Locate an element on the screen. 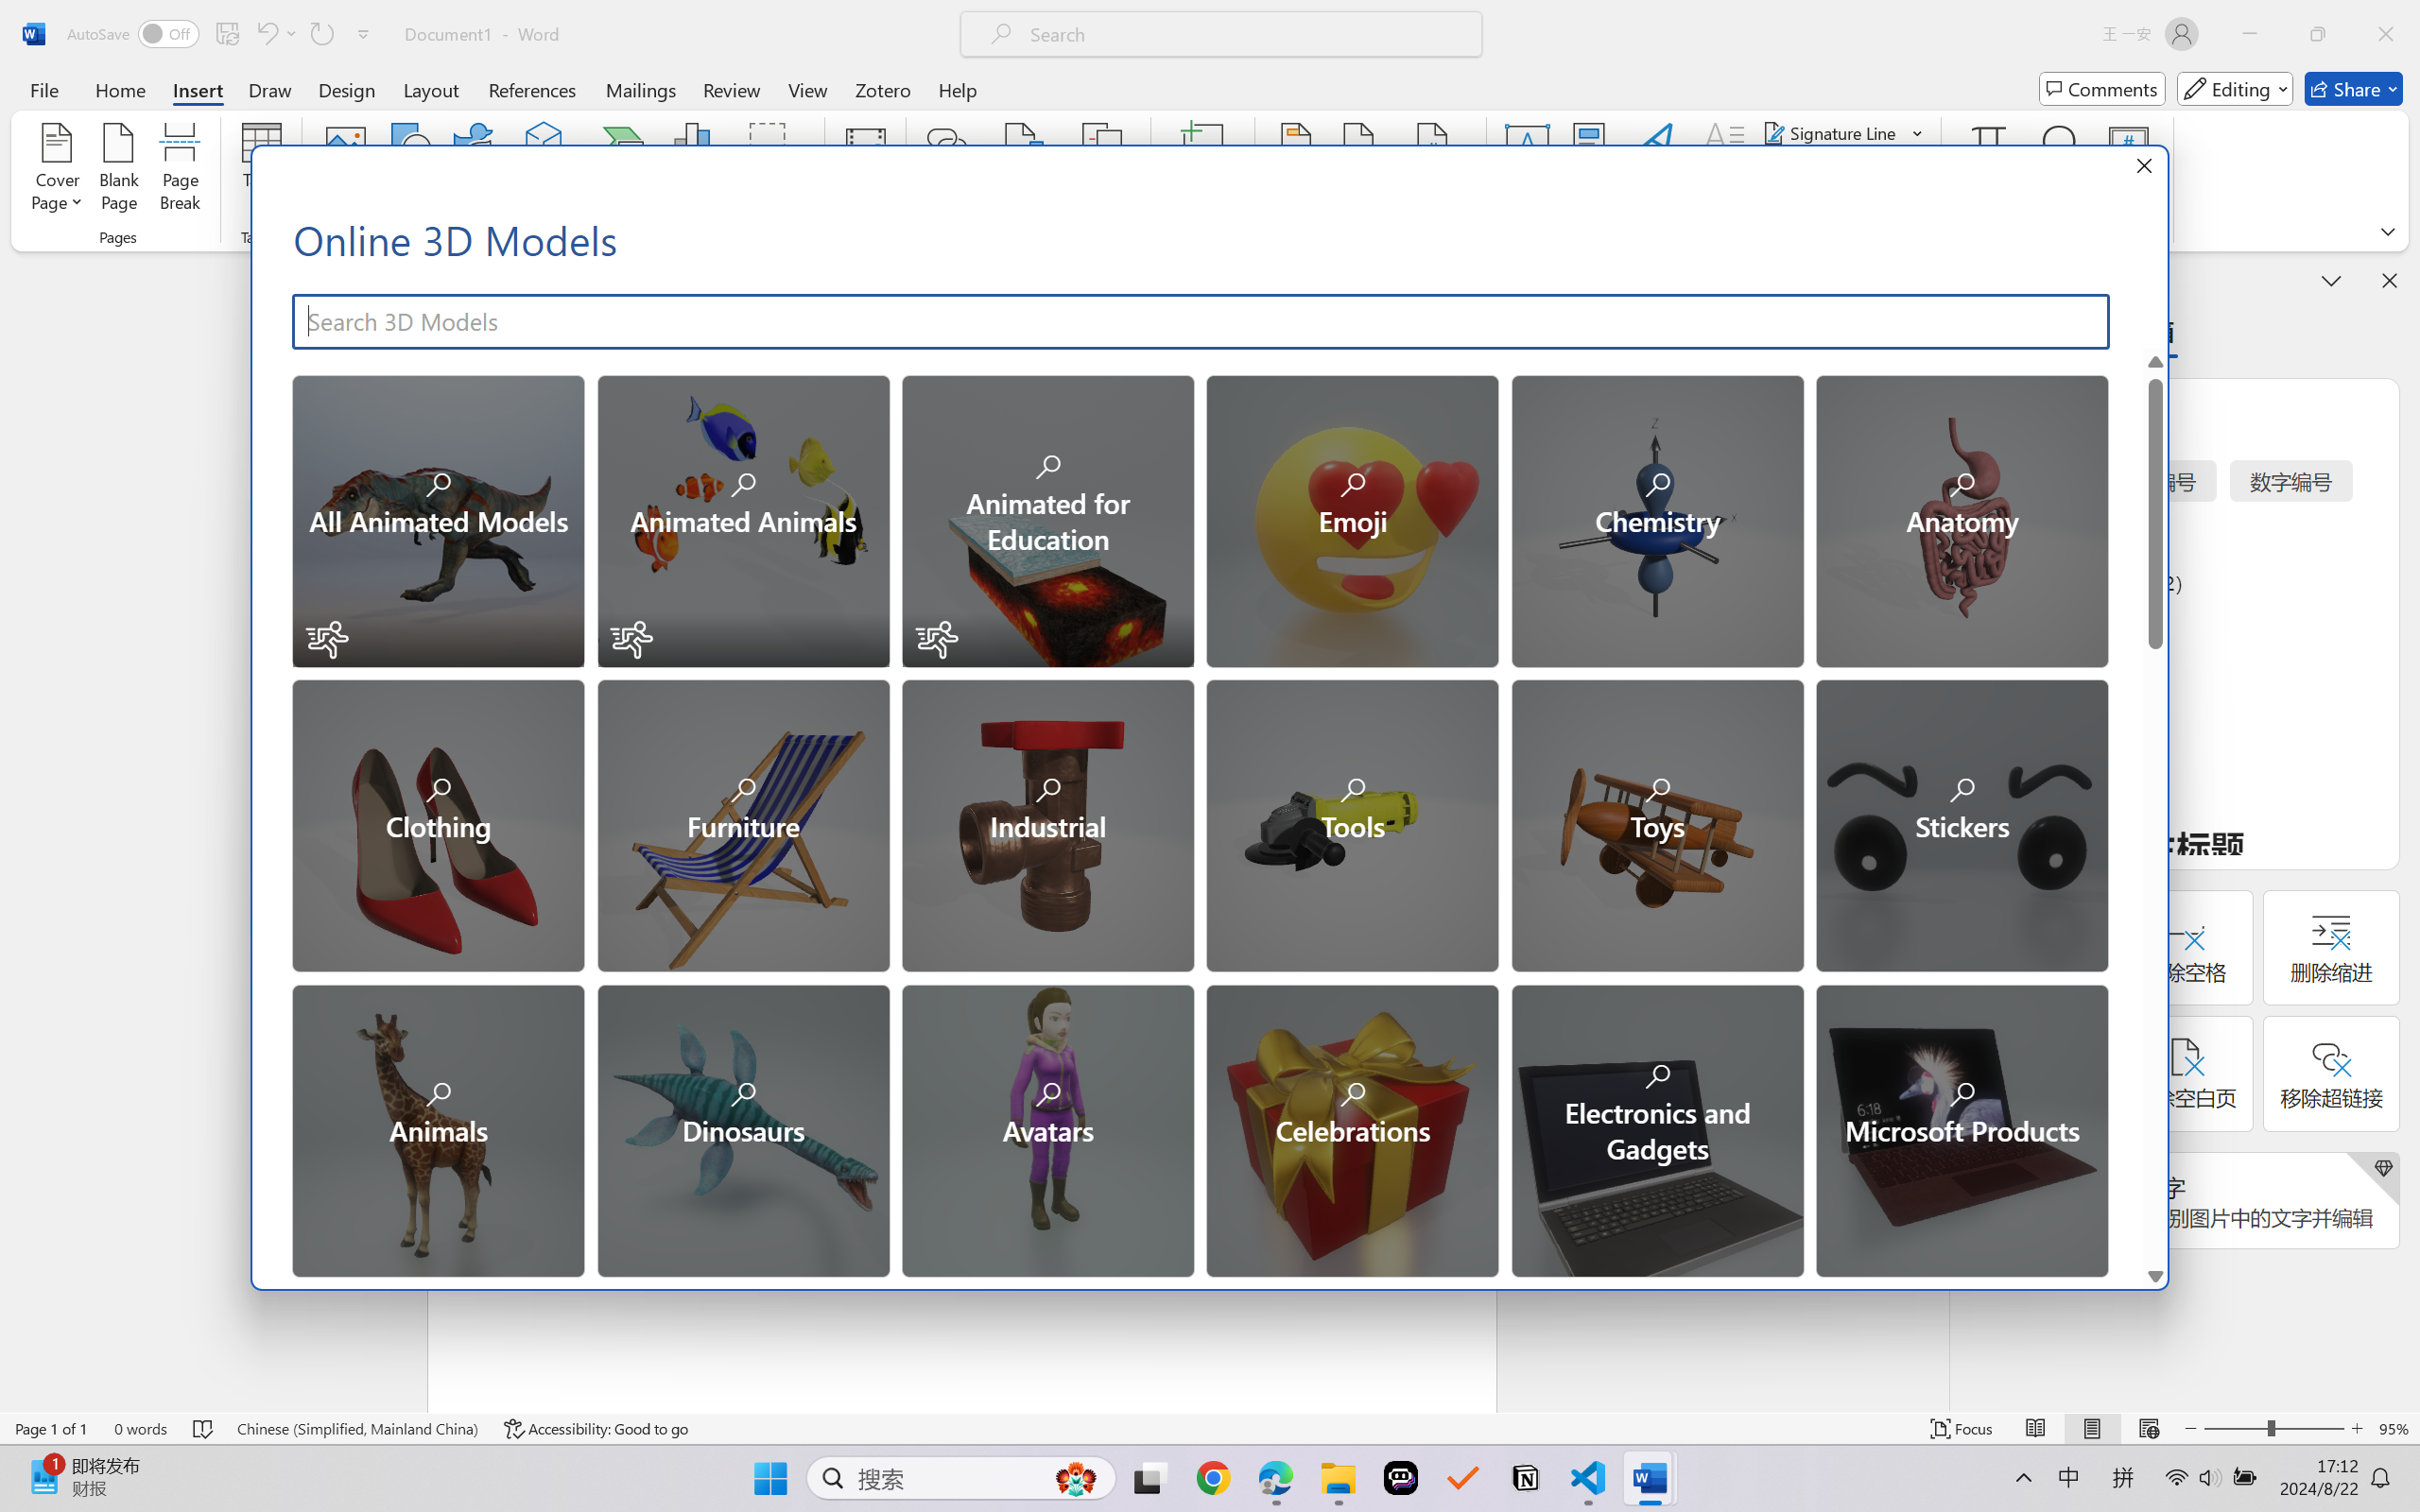  'Furniture' is located at coordinates (740, 823).